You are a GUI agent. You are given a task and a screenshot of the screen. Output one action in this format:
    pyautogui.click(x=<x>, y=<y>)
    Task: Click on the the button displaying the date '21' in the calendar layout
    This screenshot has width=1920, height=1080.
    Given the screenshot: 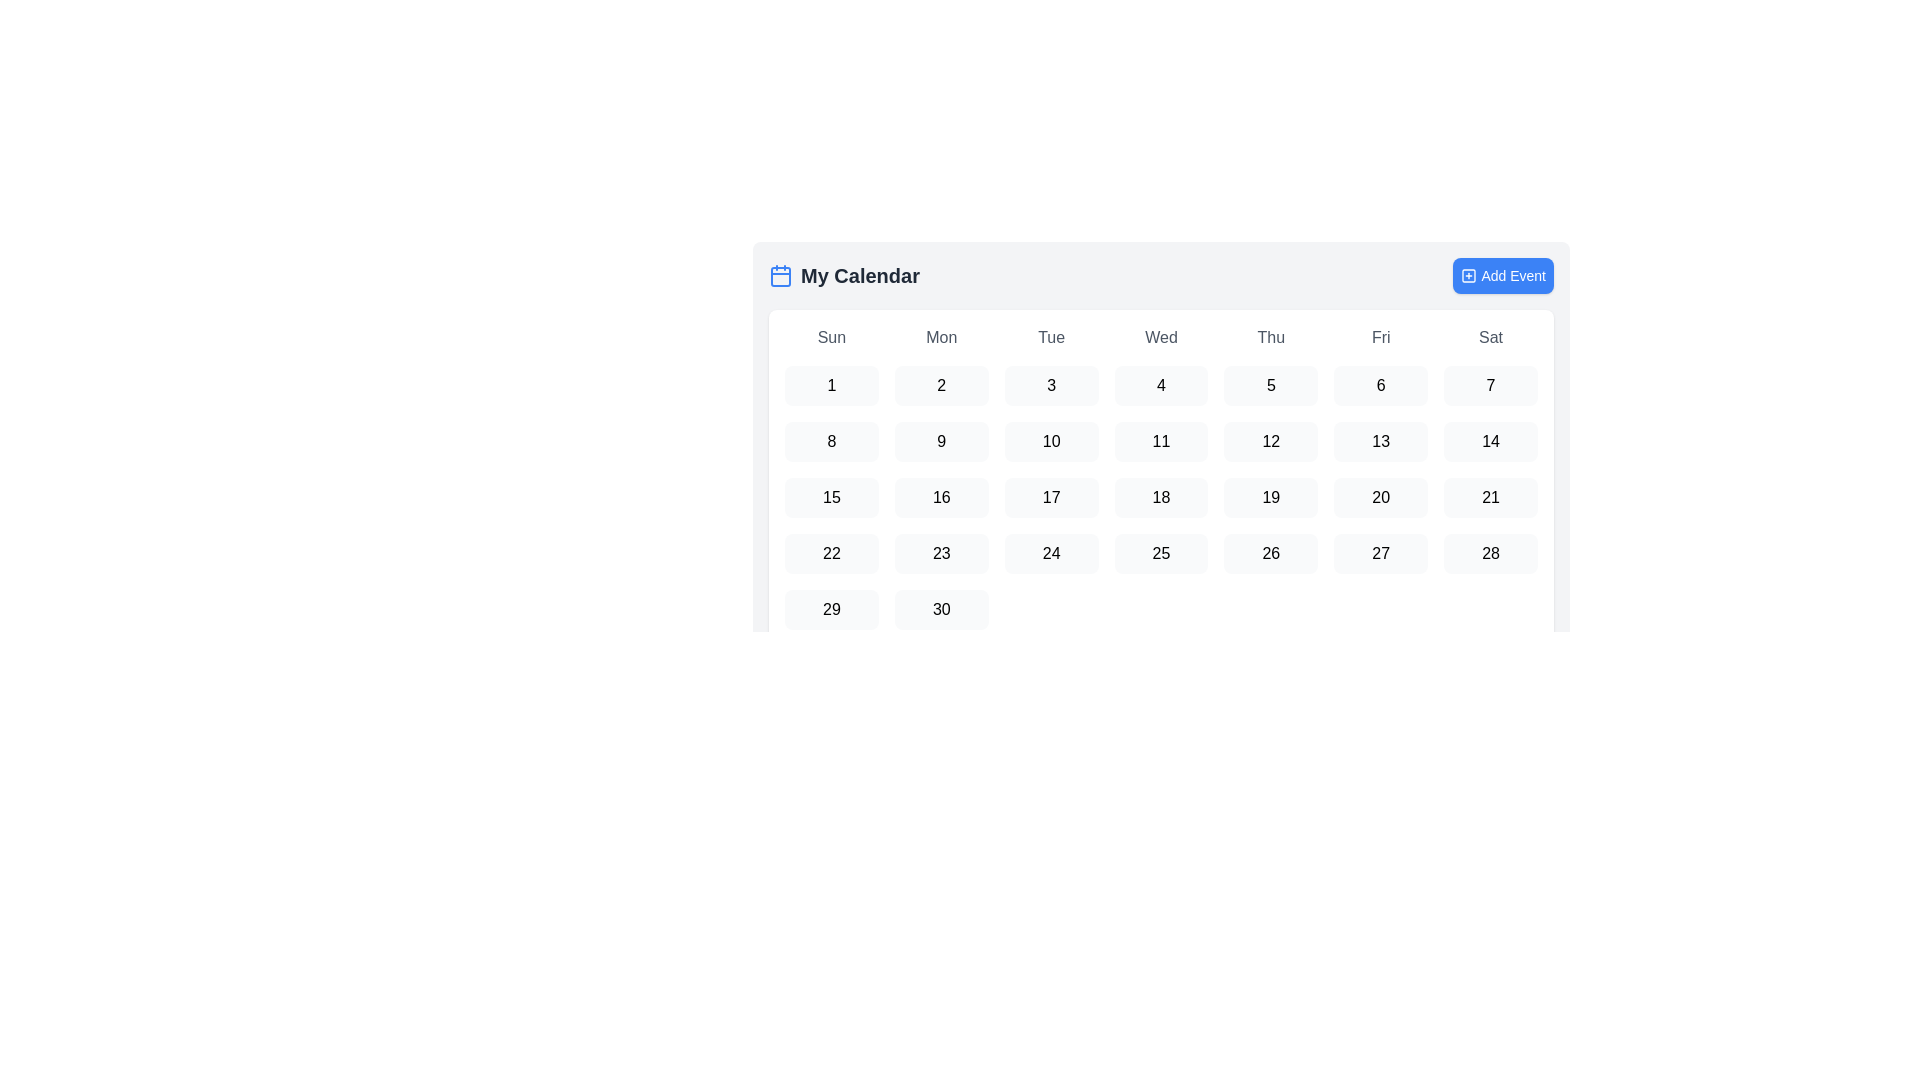 What is the action you would take?
    pyautogui.click(x=1491, y=496)
    